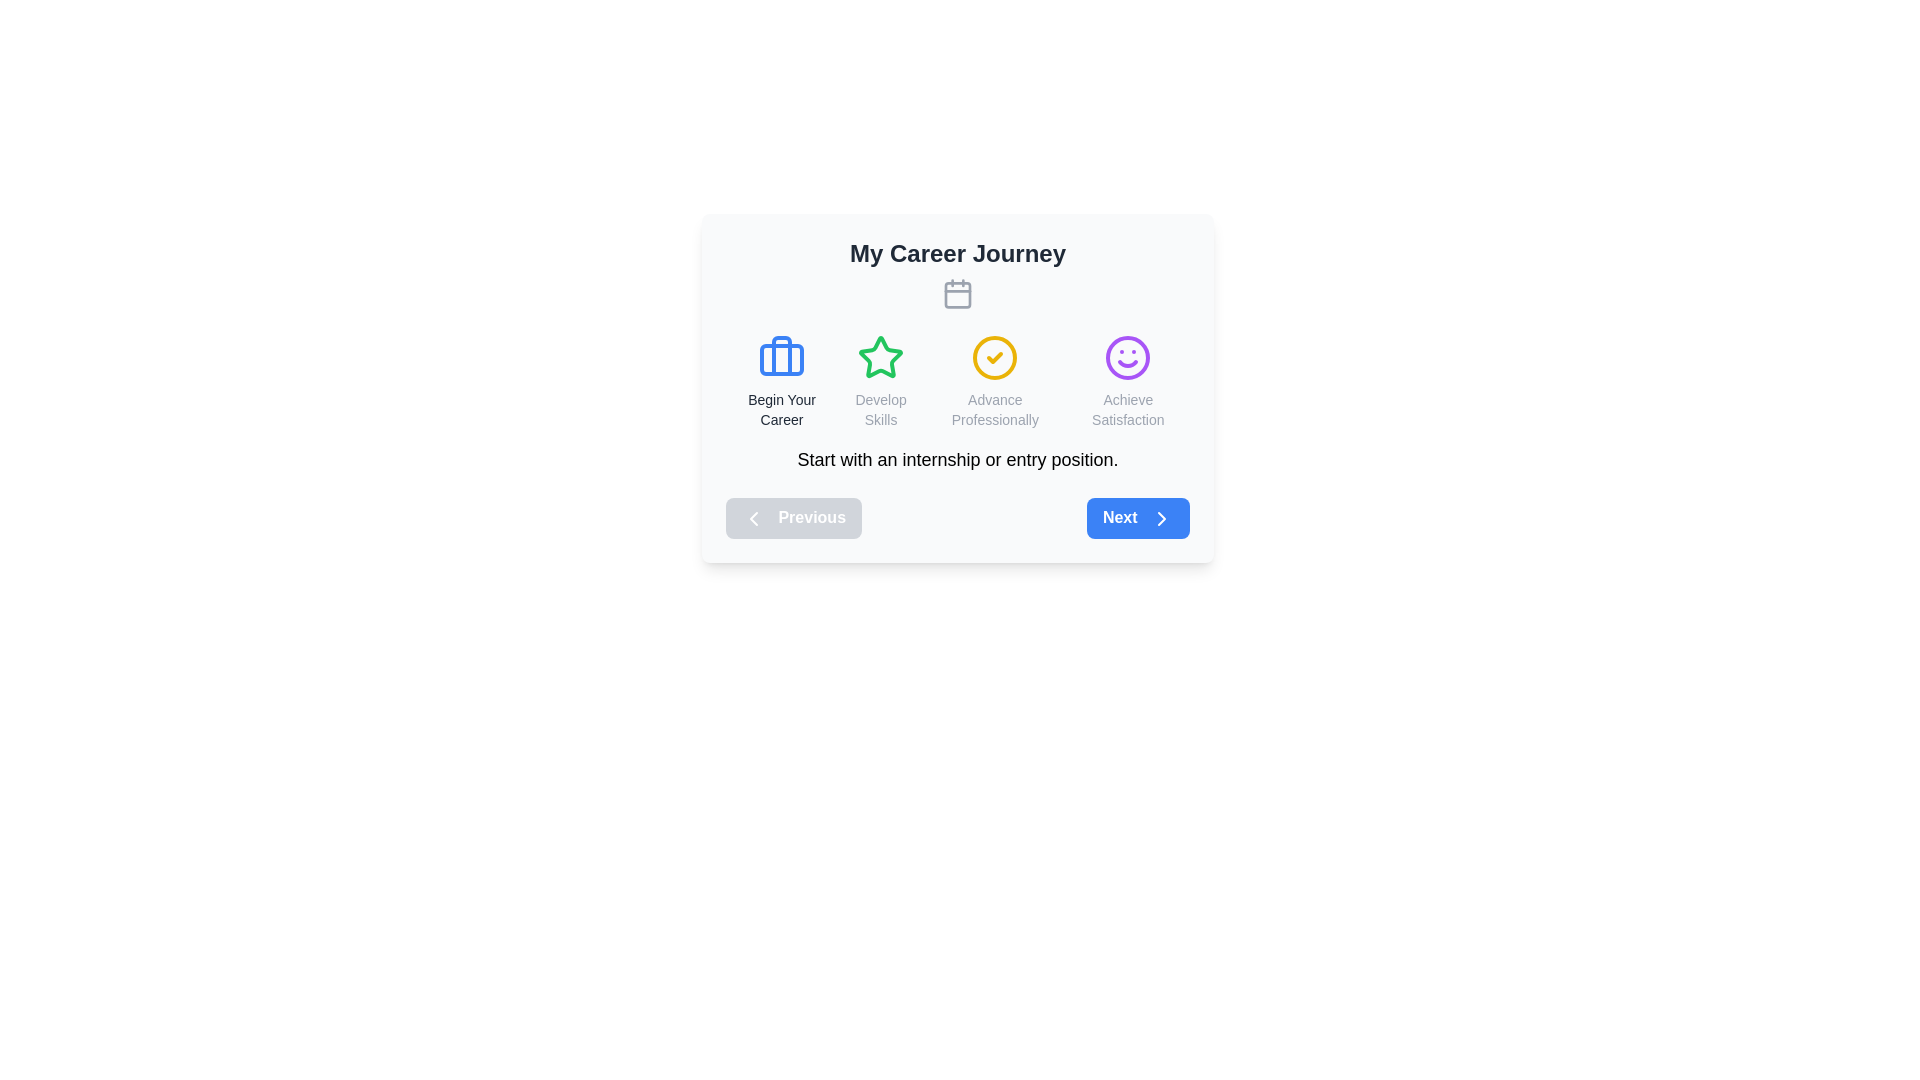  What do you see at coordinates (957, 294) in the screenshot?
I see `the small rectangle component within the calendar icon that is positioned above the text 'Develop Skills' and aligned with 'My Career Journey.'` at bounding box center [957, 294].